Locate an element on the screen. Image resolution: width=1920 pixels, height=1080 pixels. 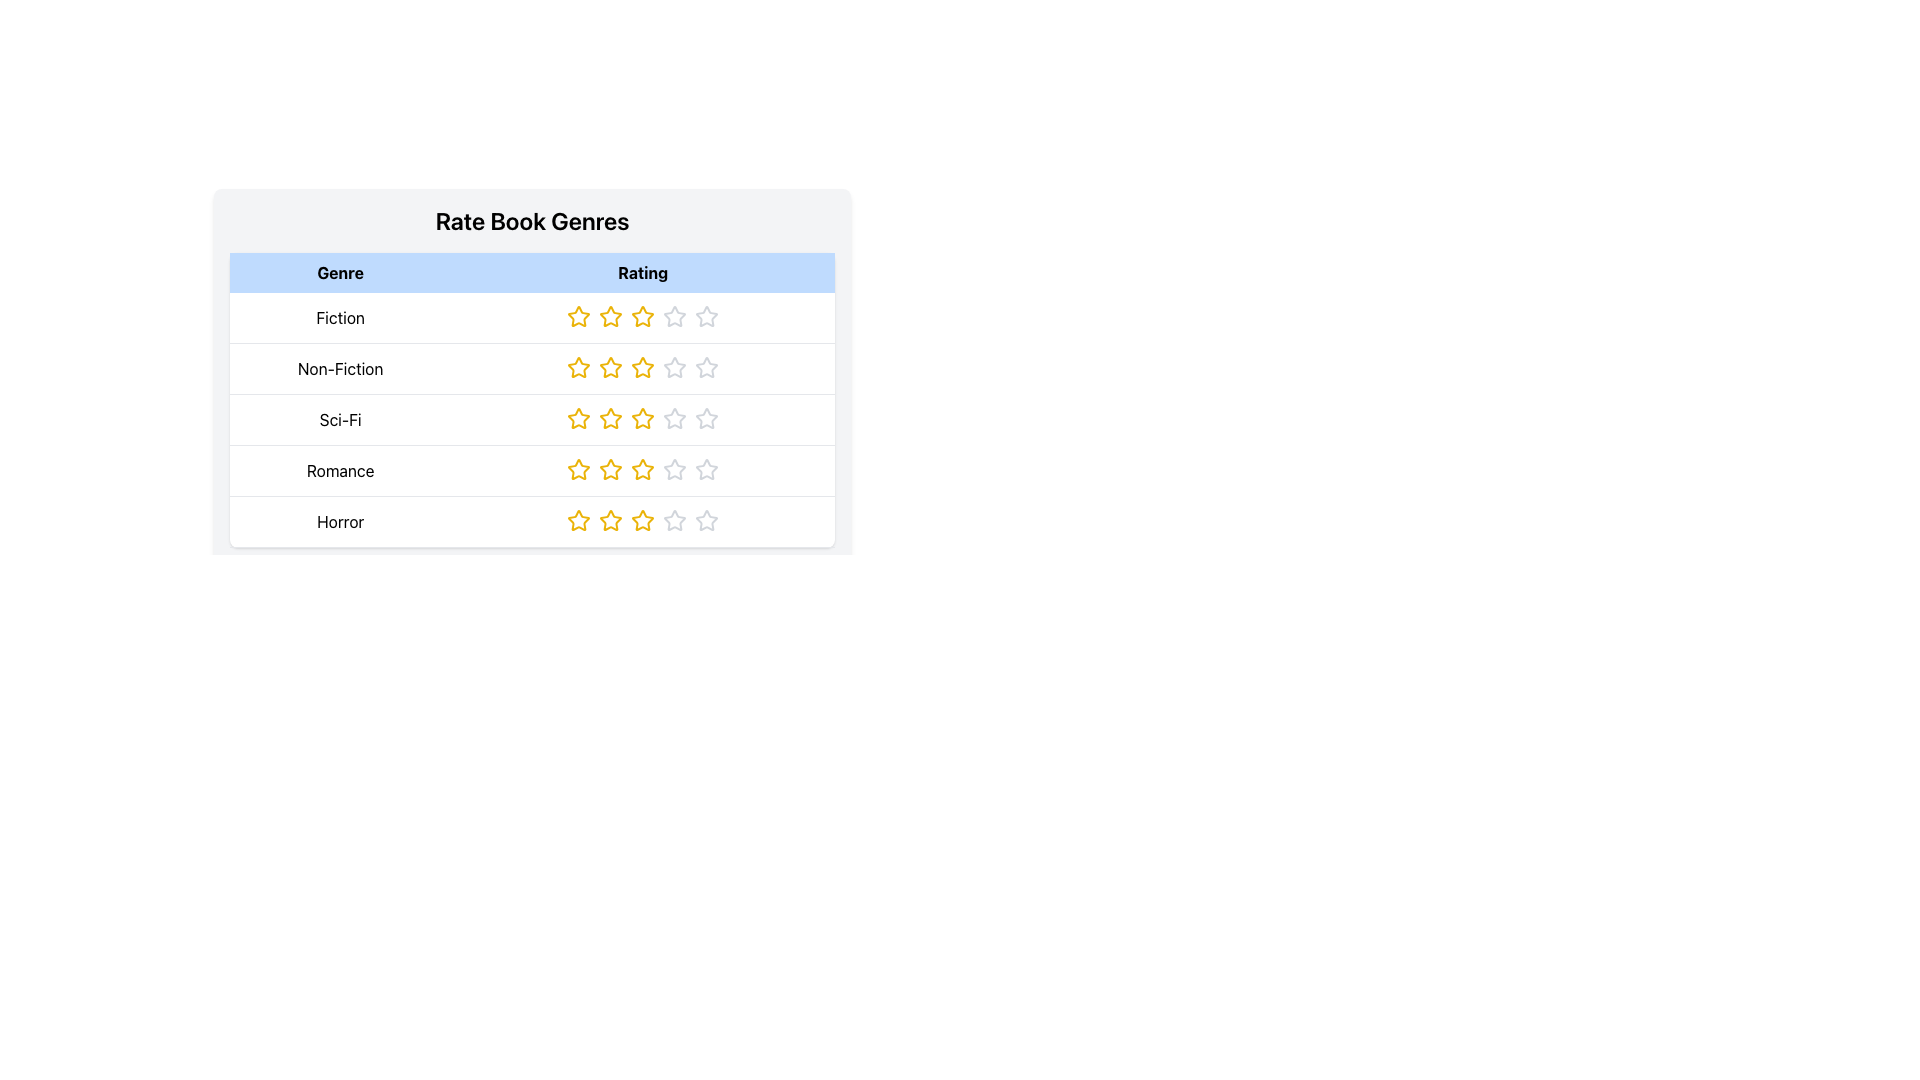
the fourth star button in the rating system to change the rating is located at coordinates (675, 367).